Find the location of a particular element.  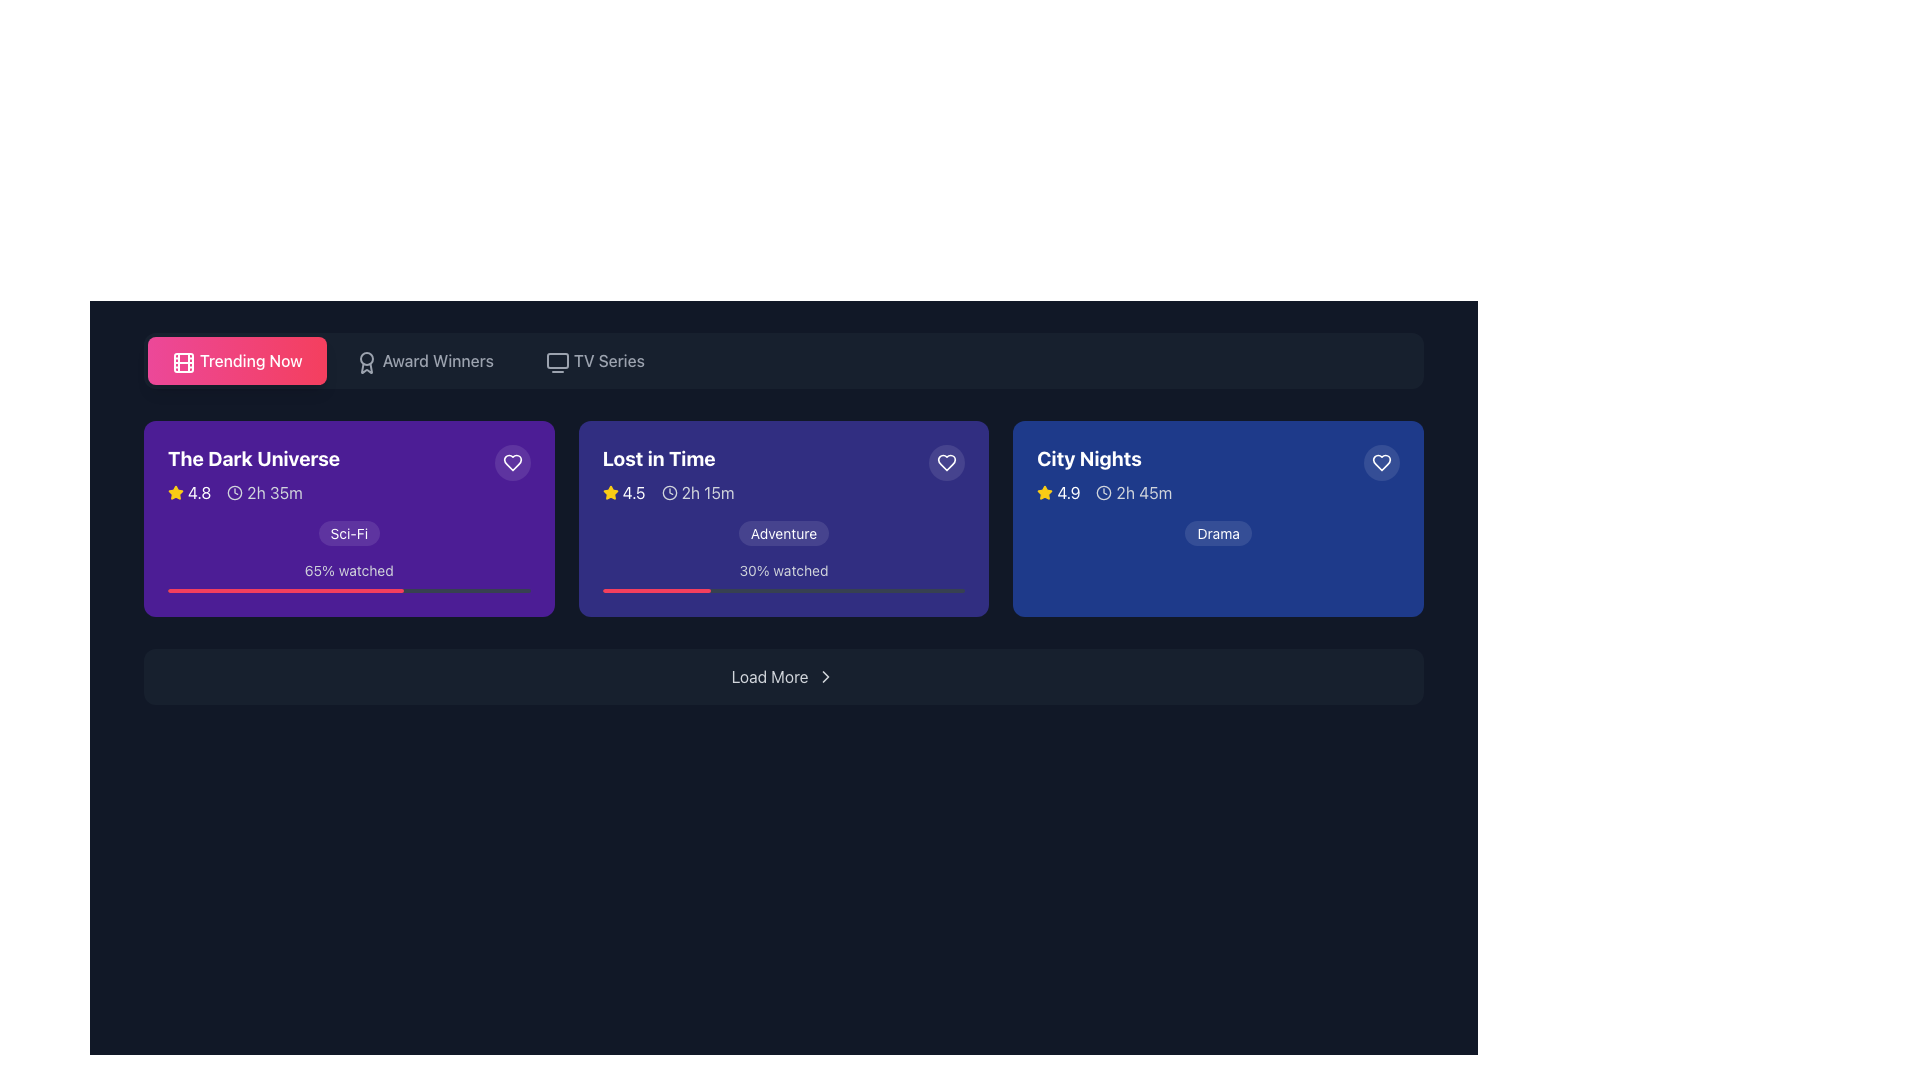

the 'like' or 'favorite' button represented by a heart icon located at the top-right corner of the first content card is located at coordinates (512, 462).